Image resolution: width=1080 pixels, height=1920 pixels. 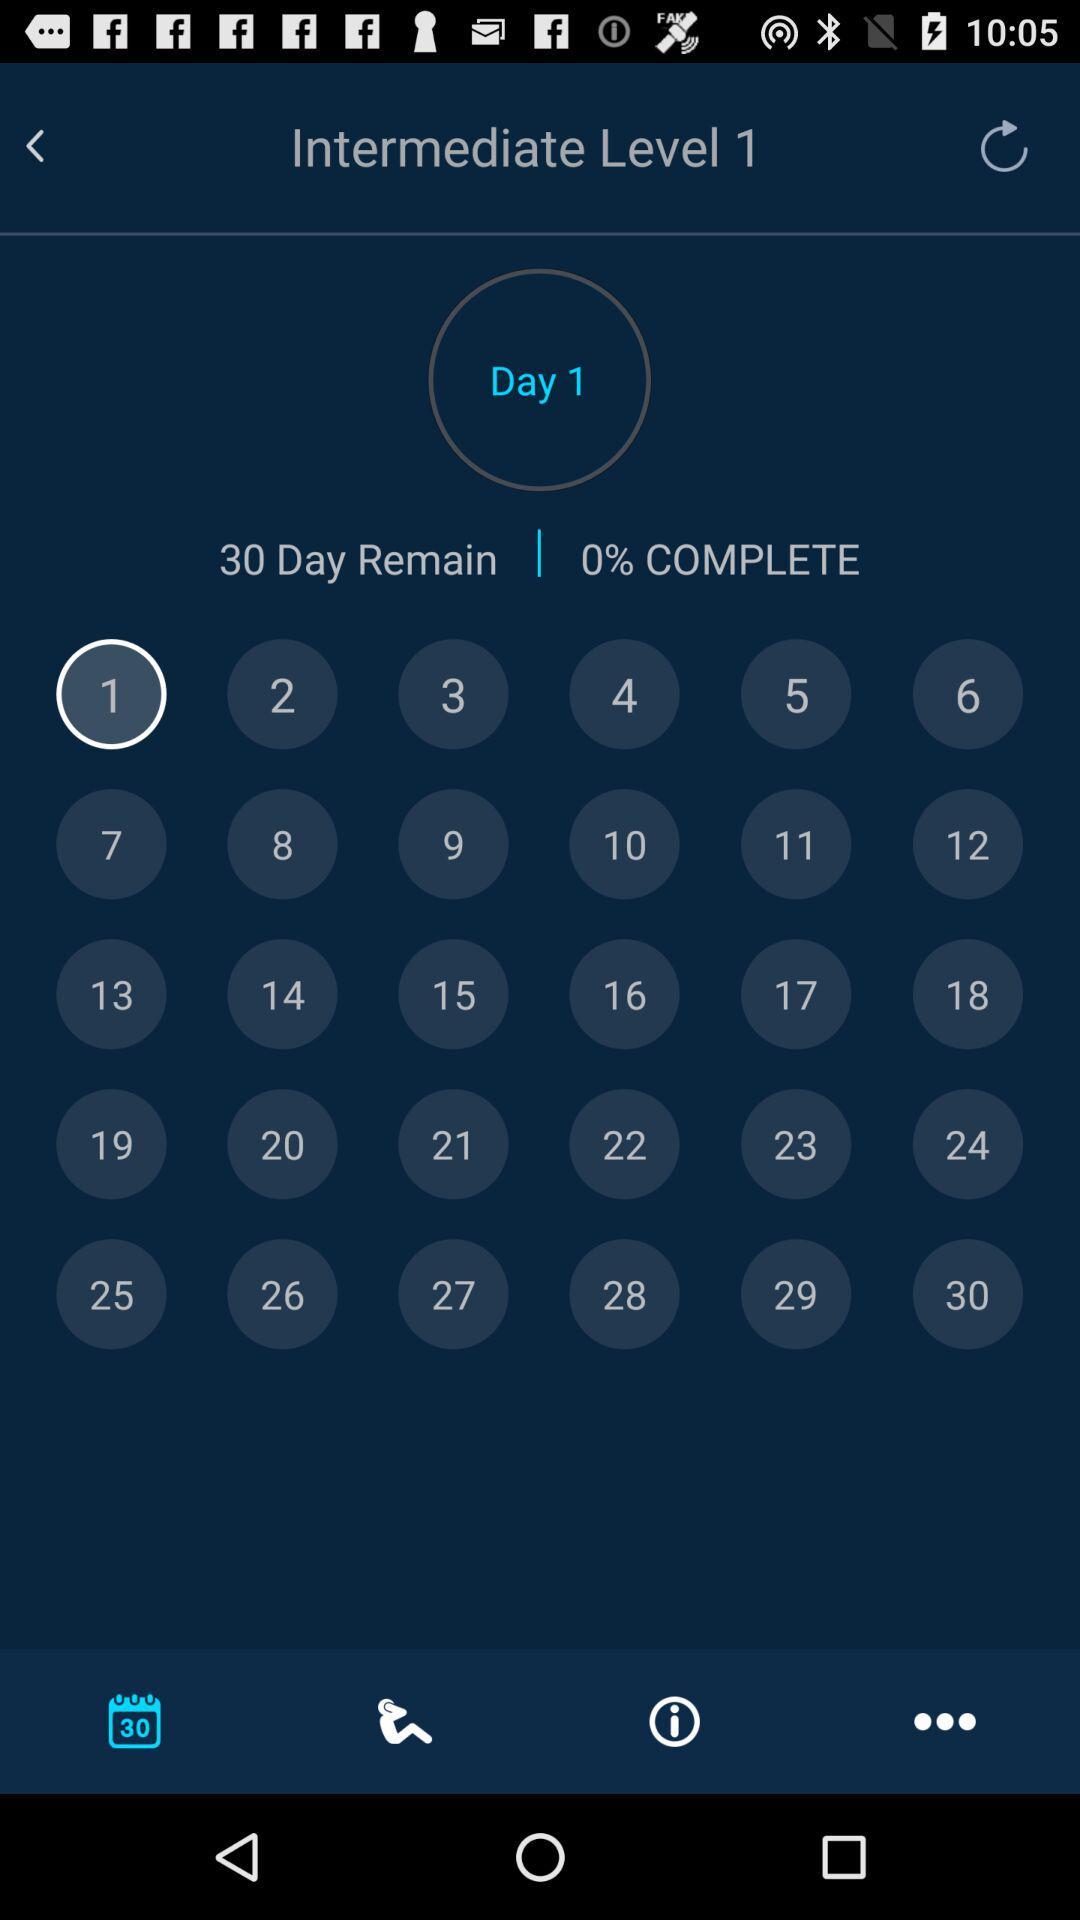 I want to click on day 10, so click(x=623, y=844).